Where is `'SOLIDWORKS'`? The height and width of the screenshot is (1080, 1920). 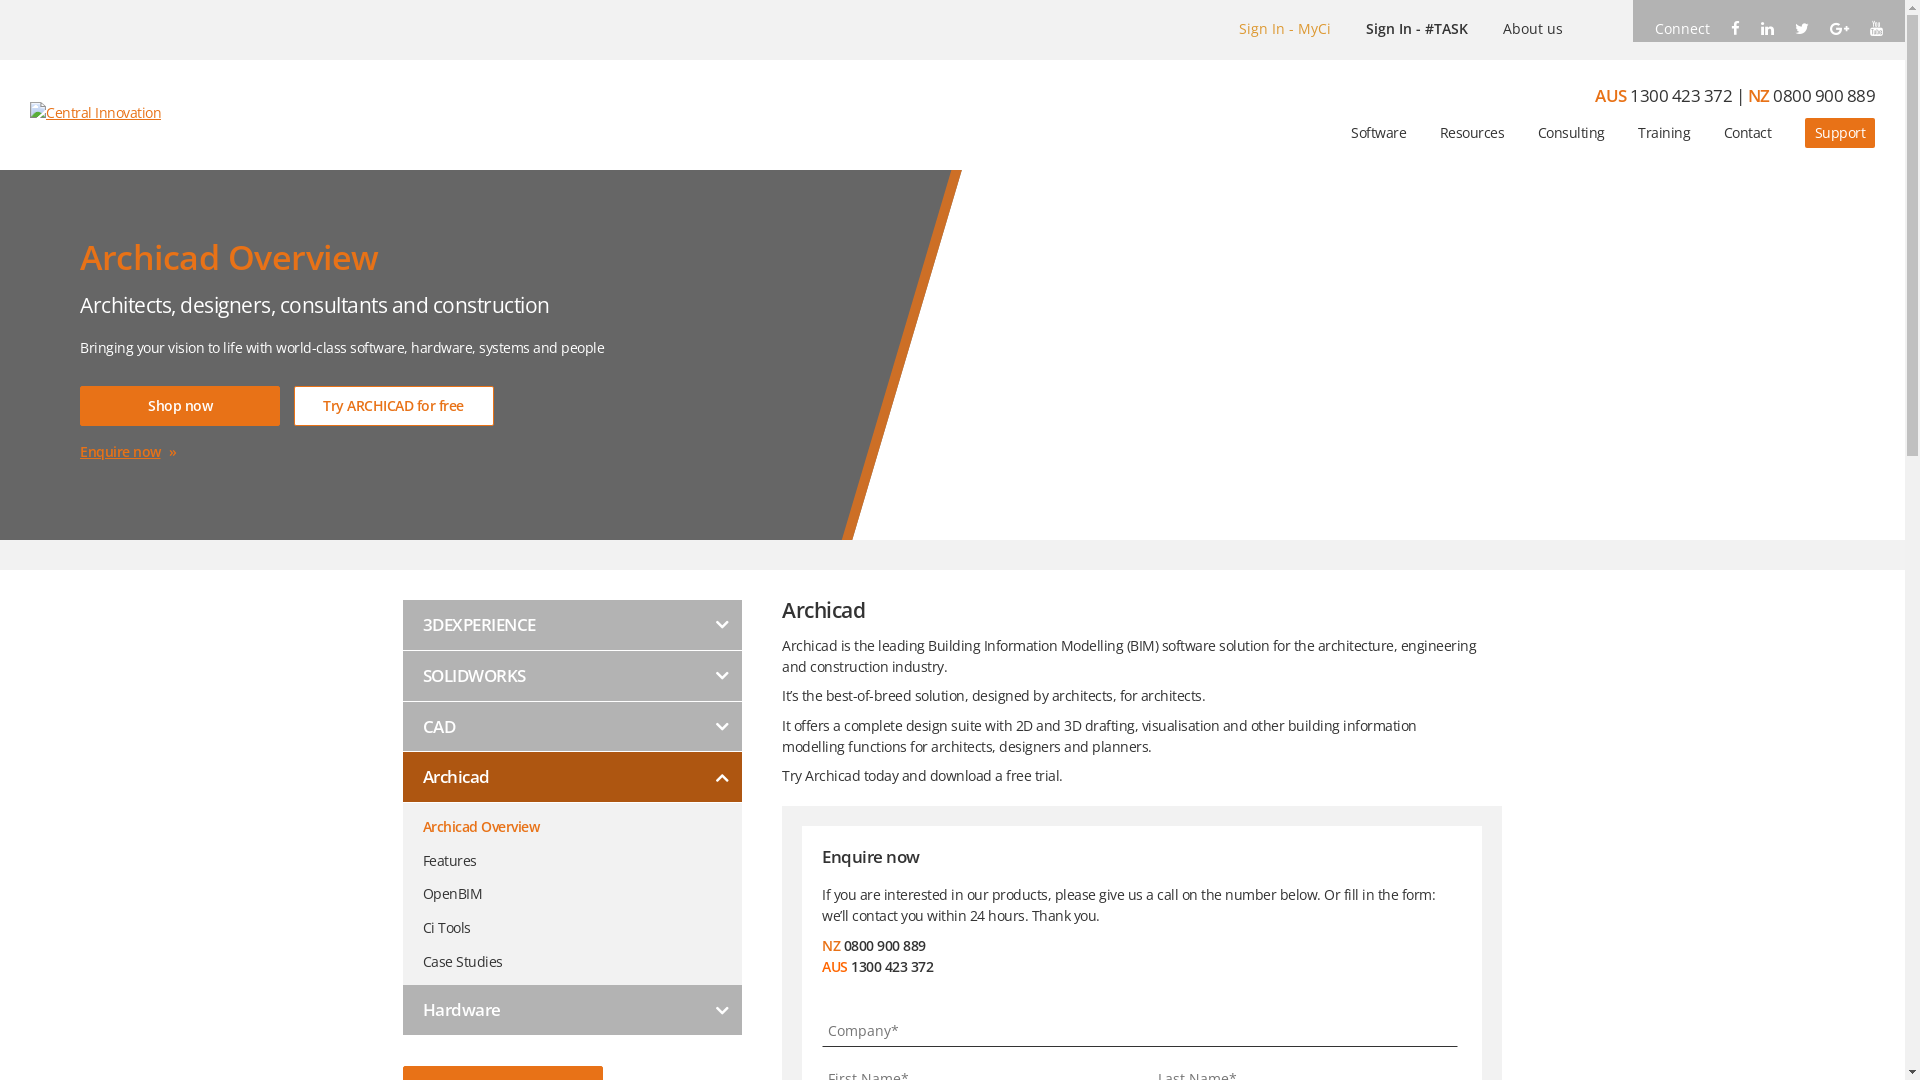 'SOLIDWORKS' is located at coordinates (570, 675).